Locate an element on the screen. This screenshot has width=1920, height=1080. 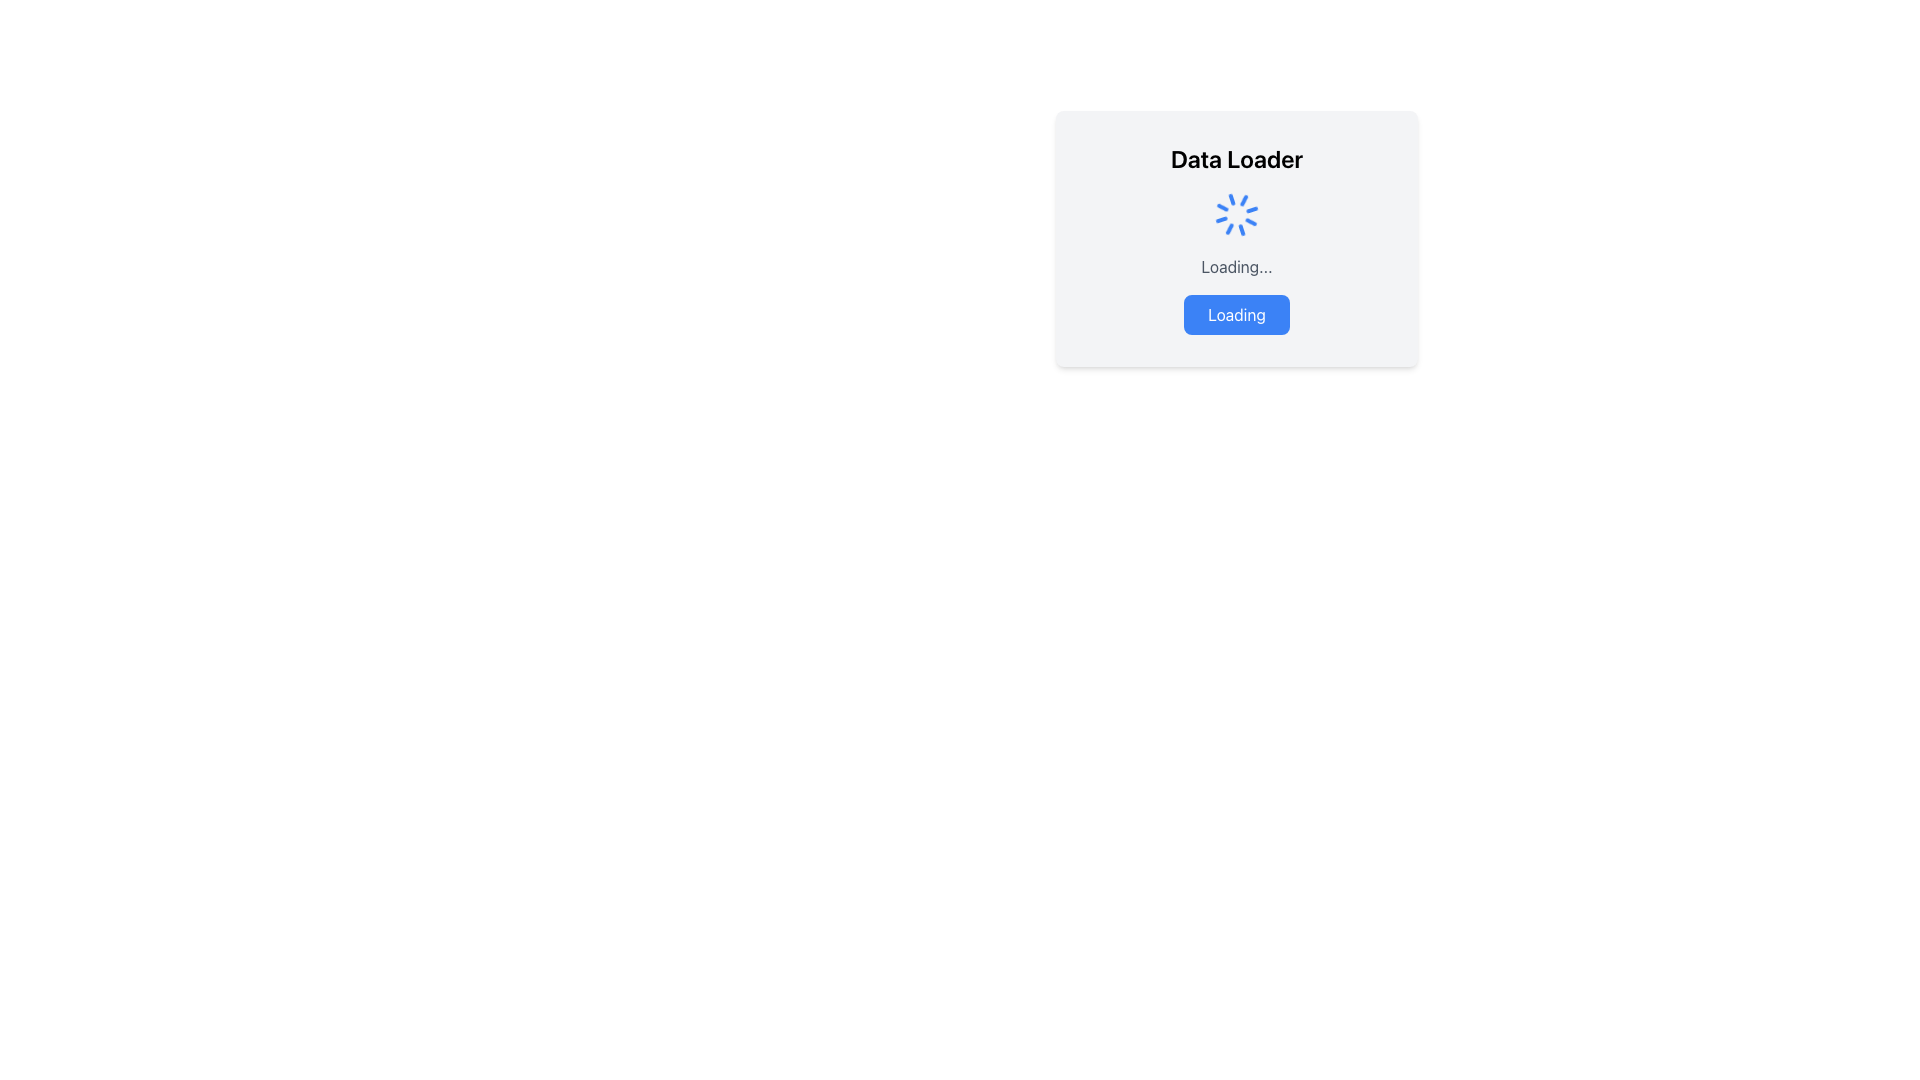
the blue spinning loader icon located near the top center of the panel, under the title 'Data Loader' is located at coordinates (1236, 215).